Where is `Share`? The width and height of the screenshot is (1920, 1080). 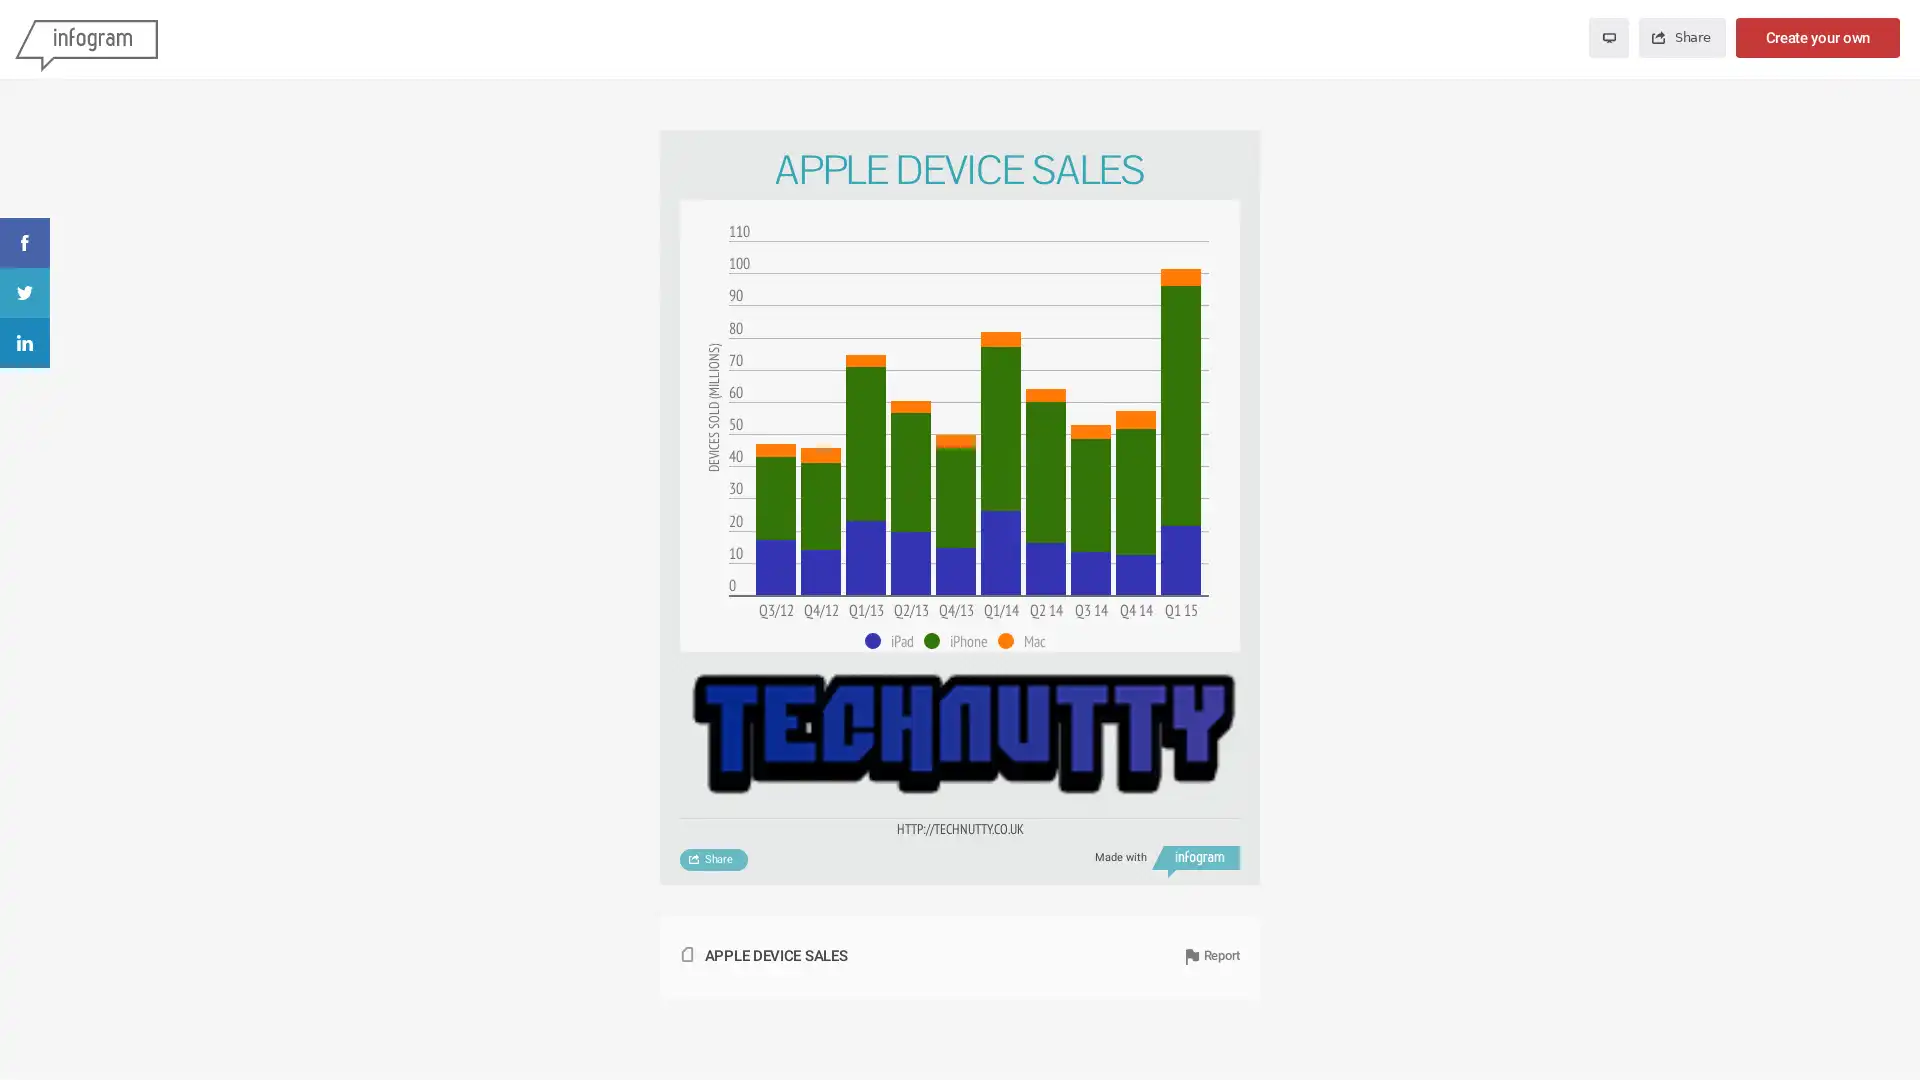
Share is located at coordinates (1680, 38).